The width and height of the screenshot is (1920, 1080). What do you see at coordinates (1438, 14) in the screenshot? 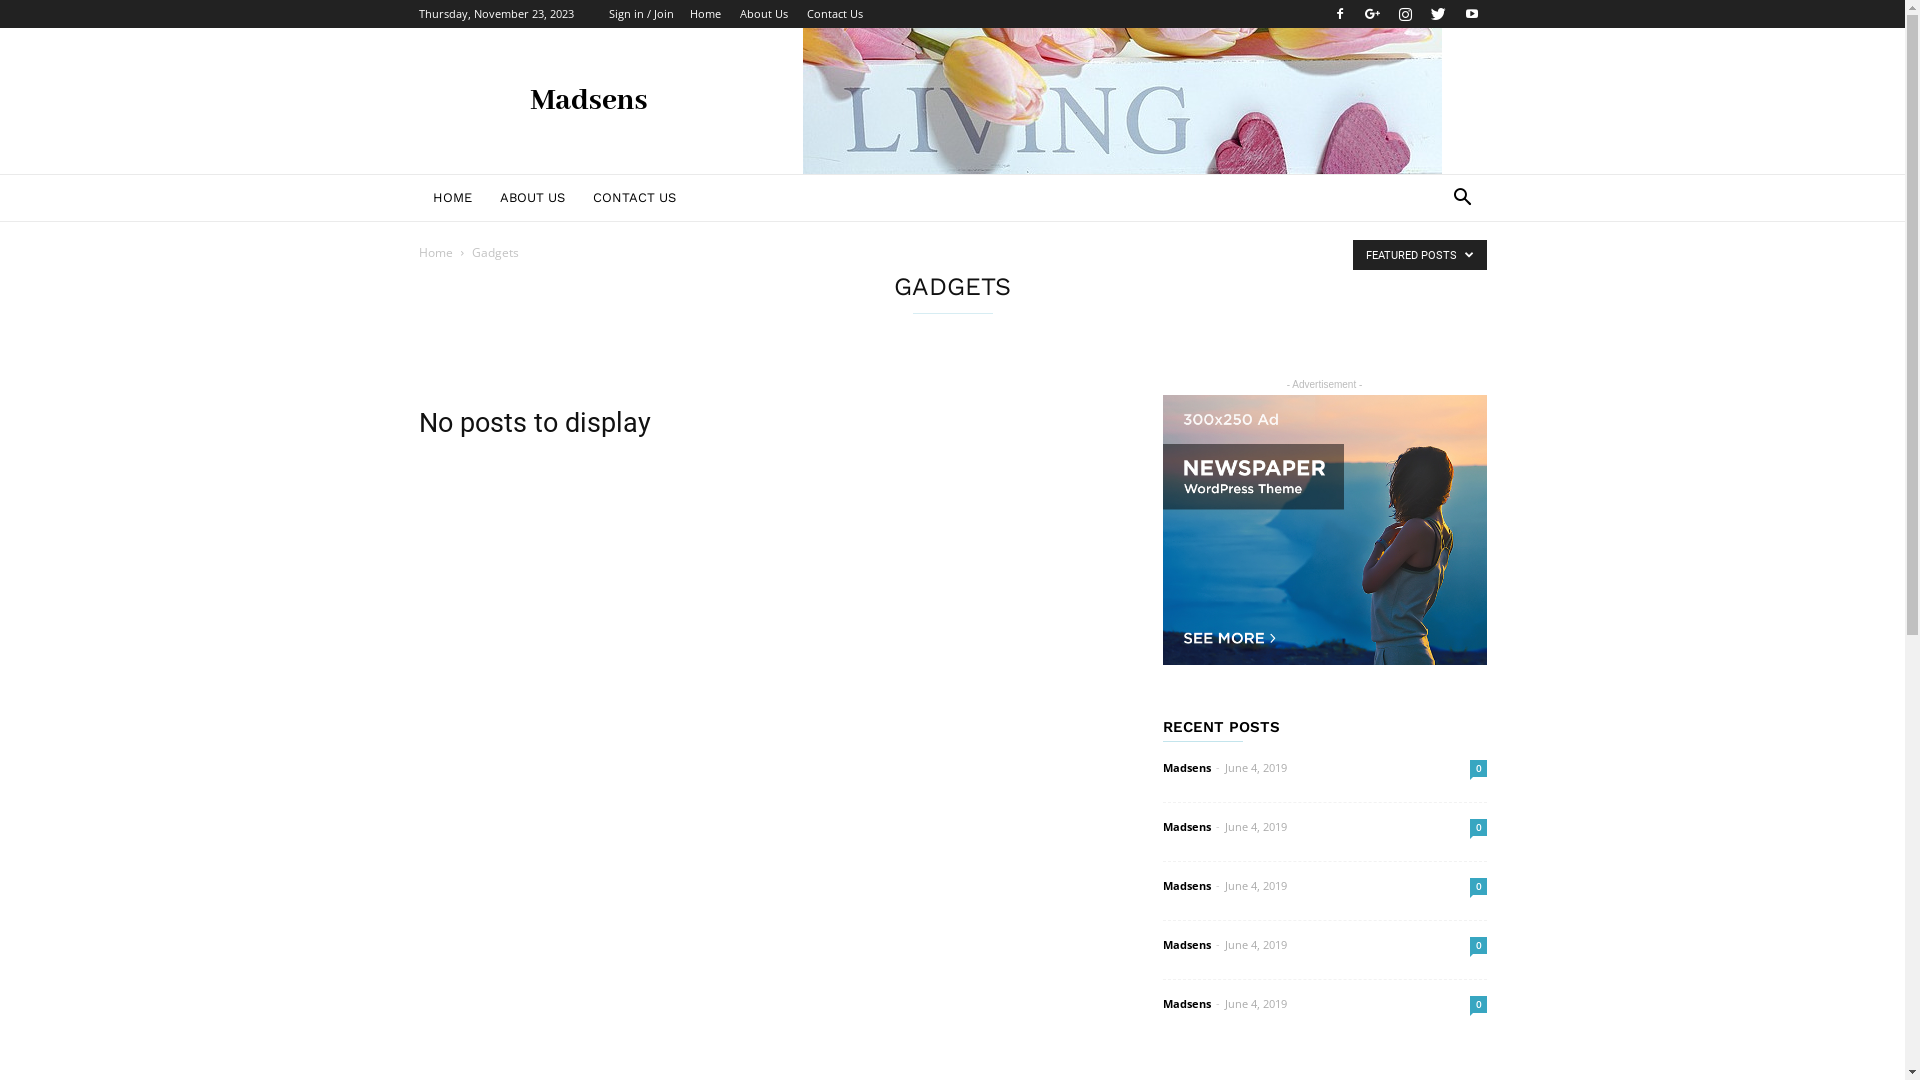
I see `'Twitter'` at bounding box center [1438, 14].